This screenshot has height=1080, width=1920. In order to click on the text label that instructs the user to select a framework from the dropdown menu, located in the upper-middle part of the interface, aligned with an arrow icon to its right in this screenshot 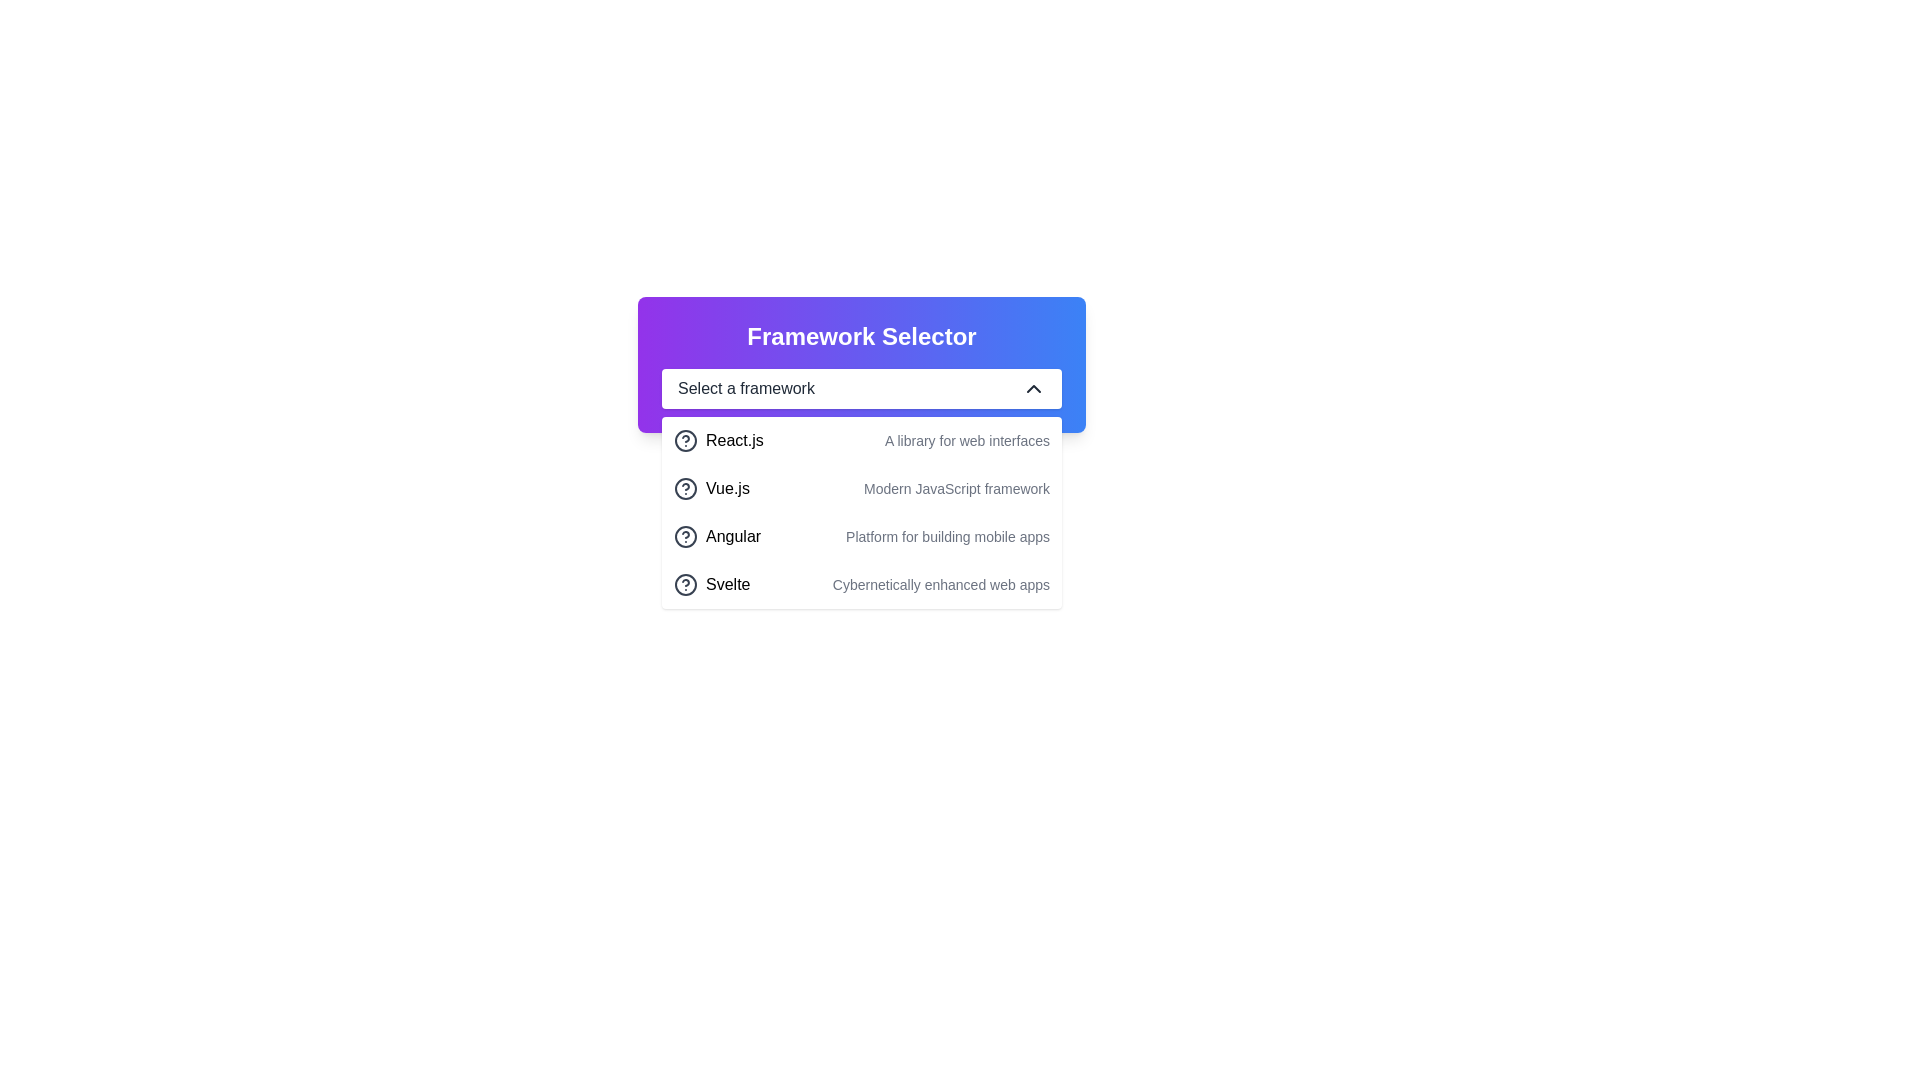, I will do `click(745, 389)`.